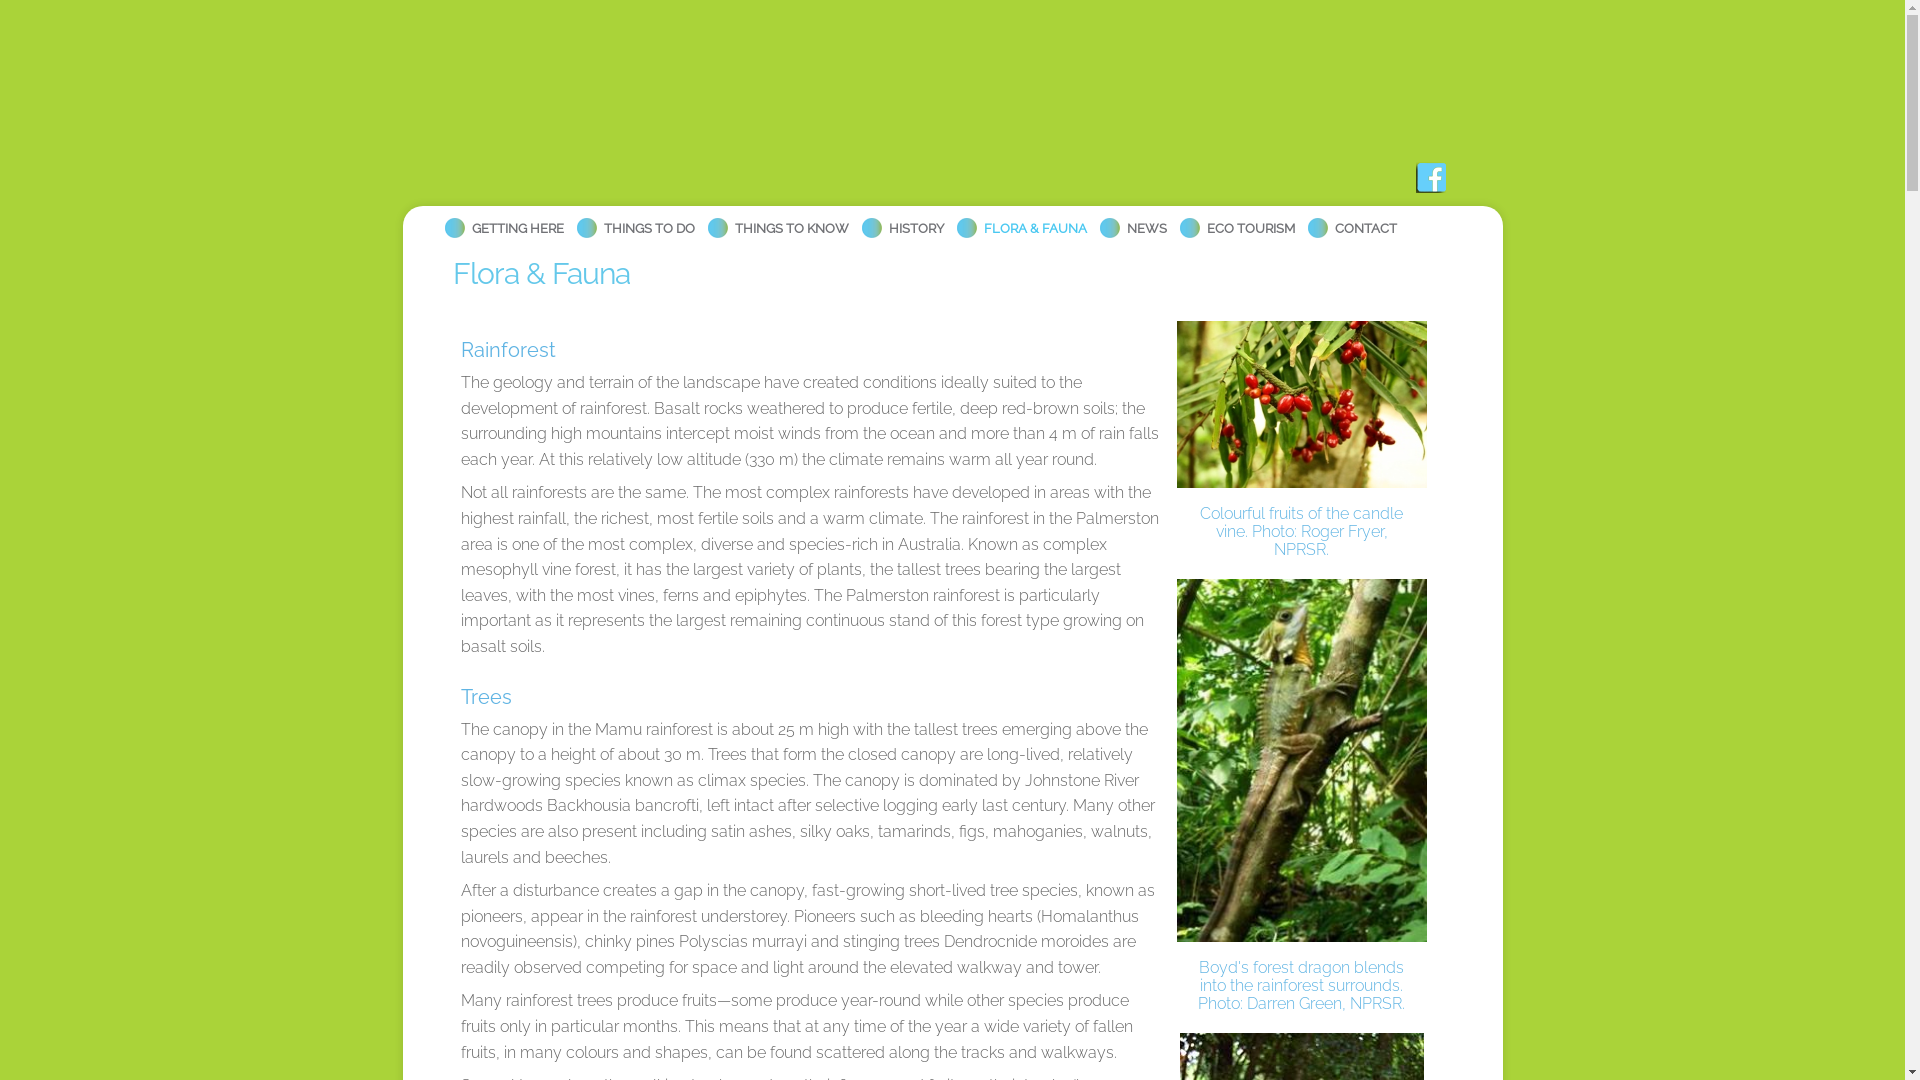 The width and height of the screenshot is (1920, 1080). What do you see at coordinates (1019, 216) in the screenshot?
I see `'FLORA & FAUNA'` at bounding box center [1019, 216].